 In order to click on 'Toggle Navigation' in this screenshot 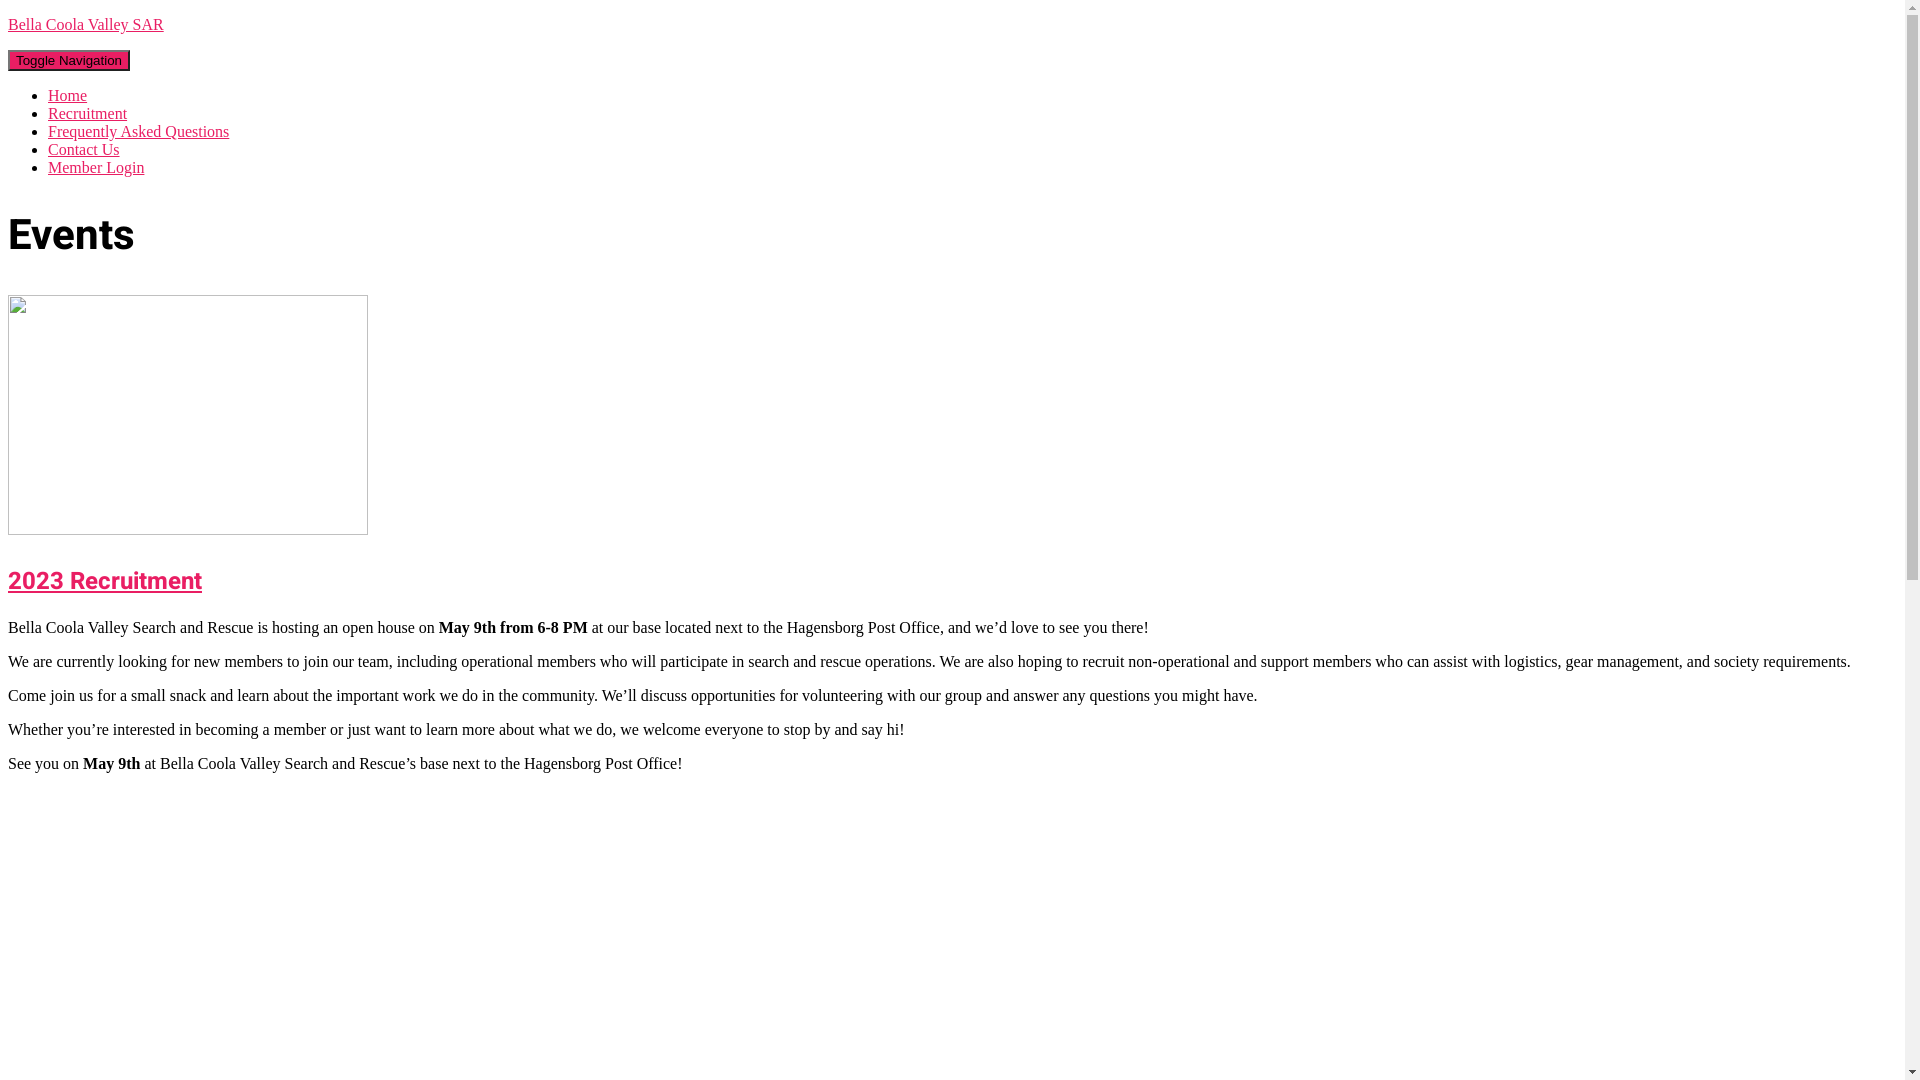, I will do `click(68, 59)`.